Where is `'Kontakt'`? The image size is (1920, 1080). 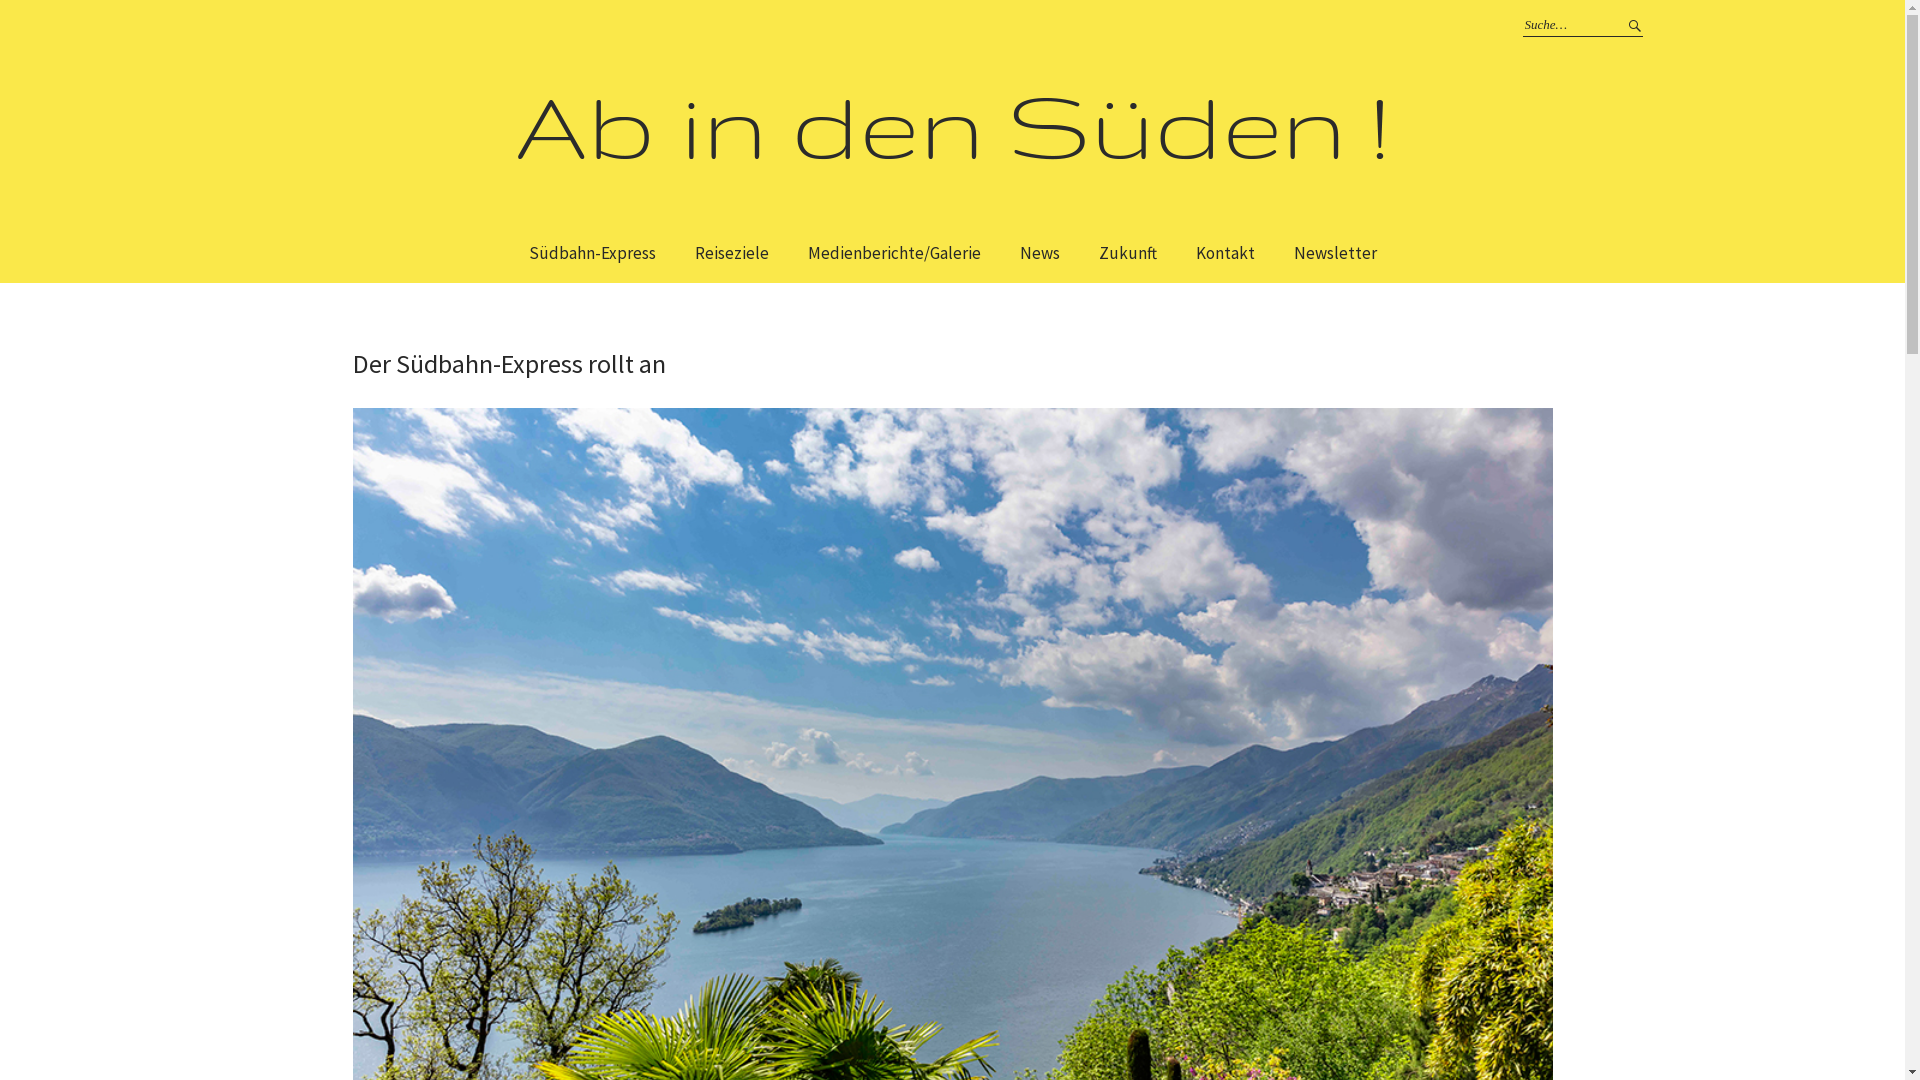 'Kontakt' is located at coordinates (1224, 252).